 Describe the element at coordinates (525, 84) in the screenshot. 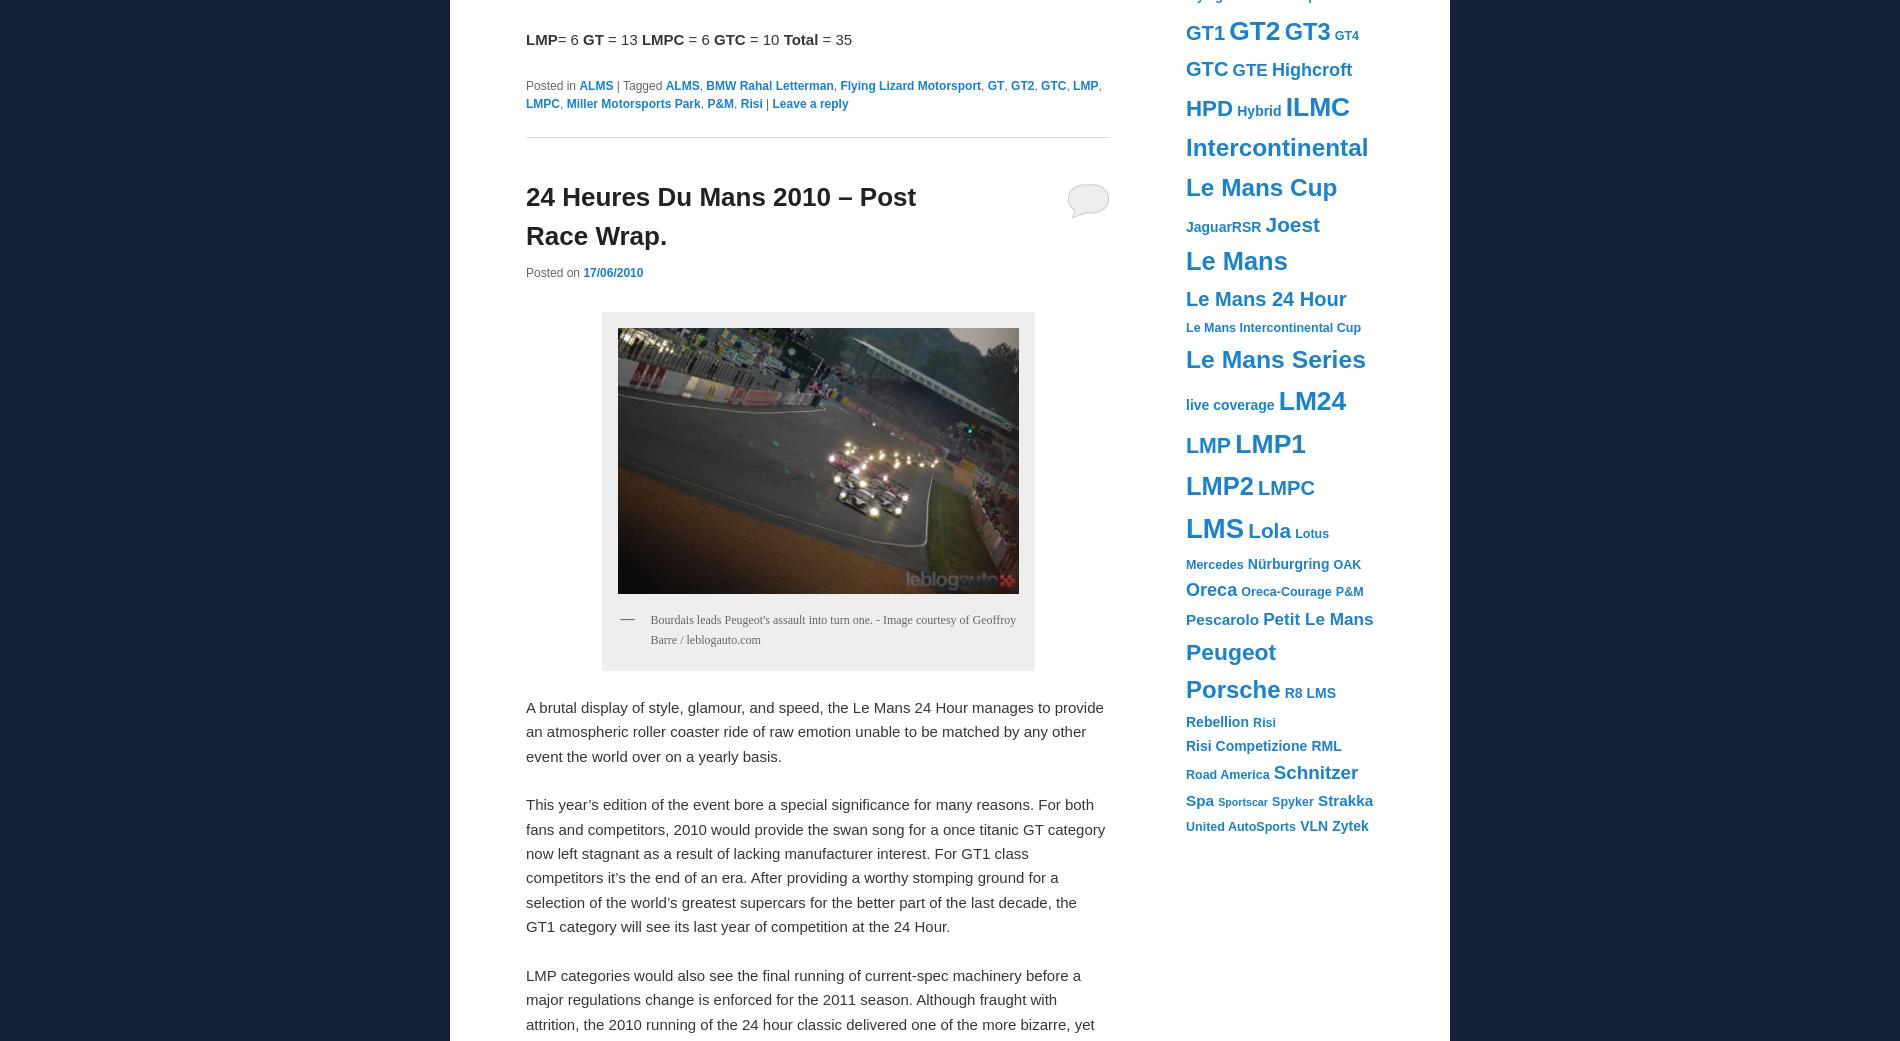

I see `'Posted in'` at that location.